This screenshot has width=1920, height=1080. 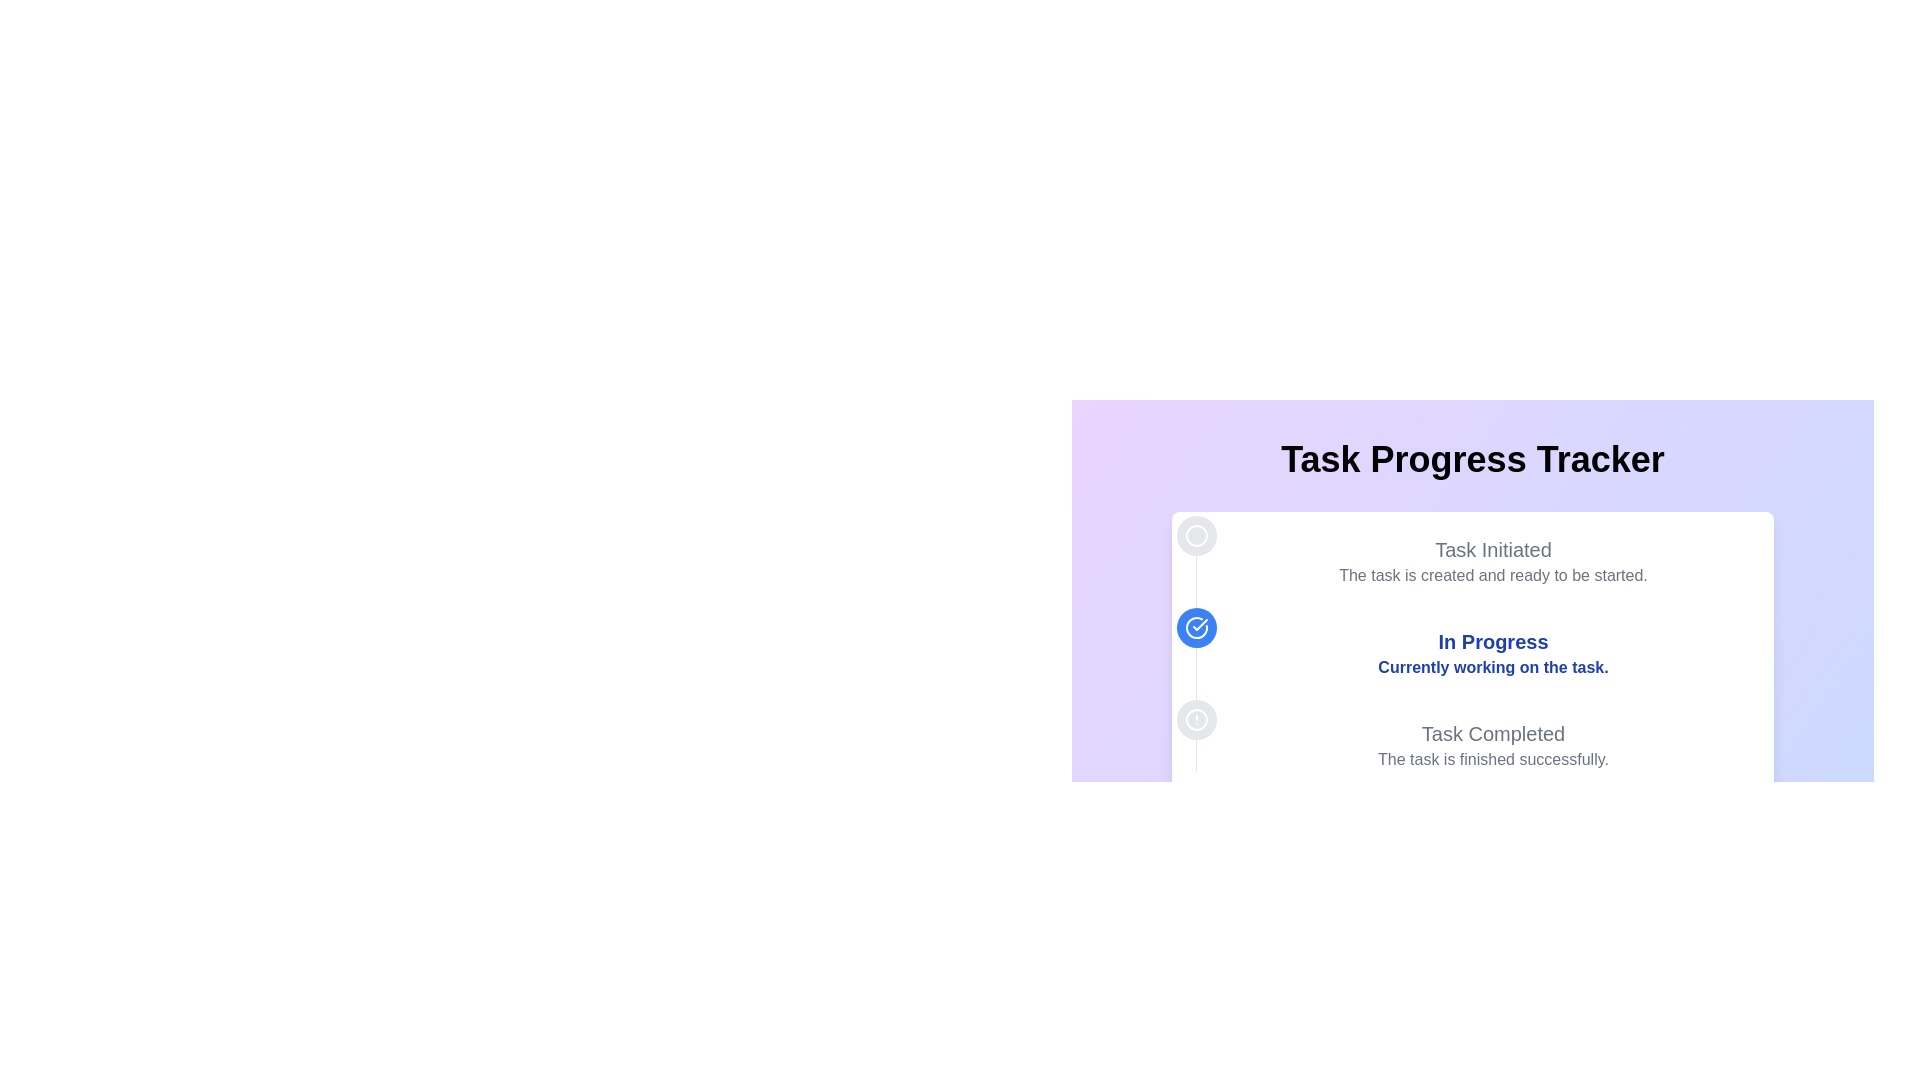 What do you see at coordinates (1493, 759) in the screenshot?
I see `the text label that indicates task completion, located below the 'Task Completed' heading in the progress tracker card` at bounding box center [1493, 759].